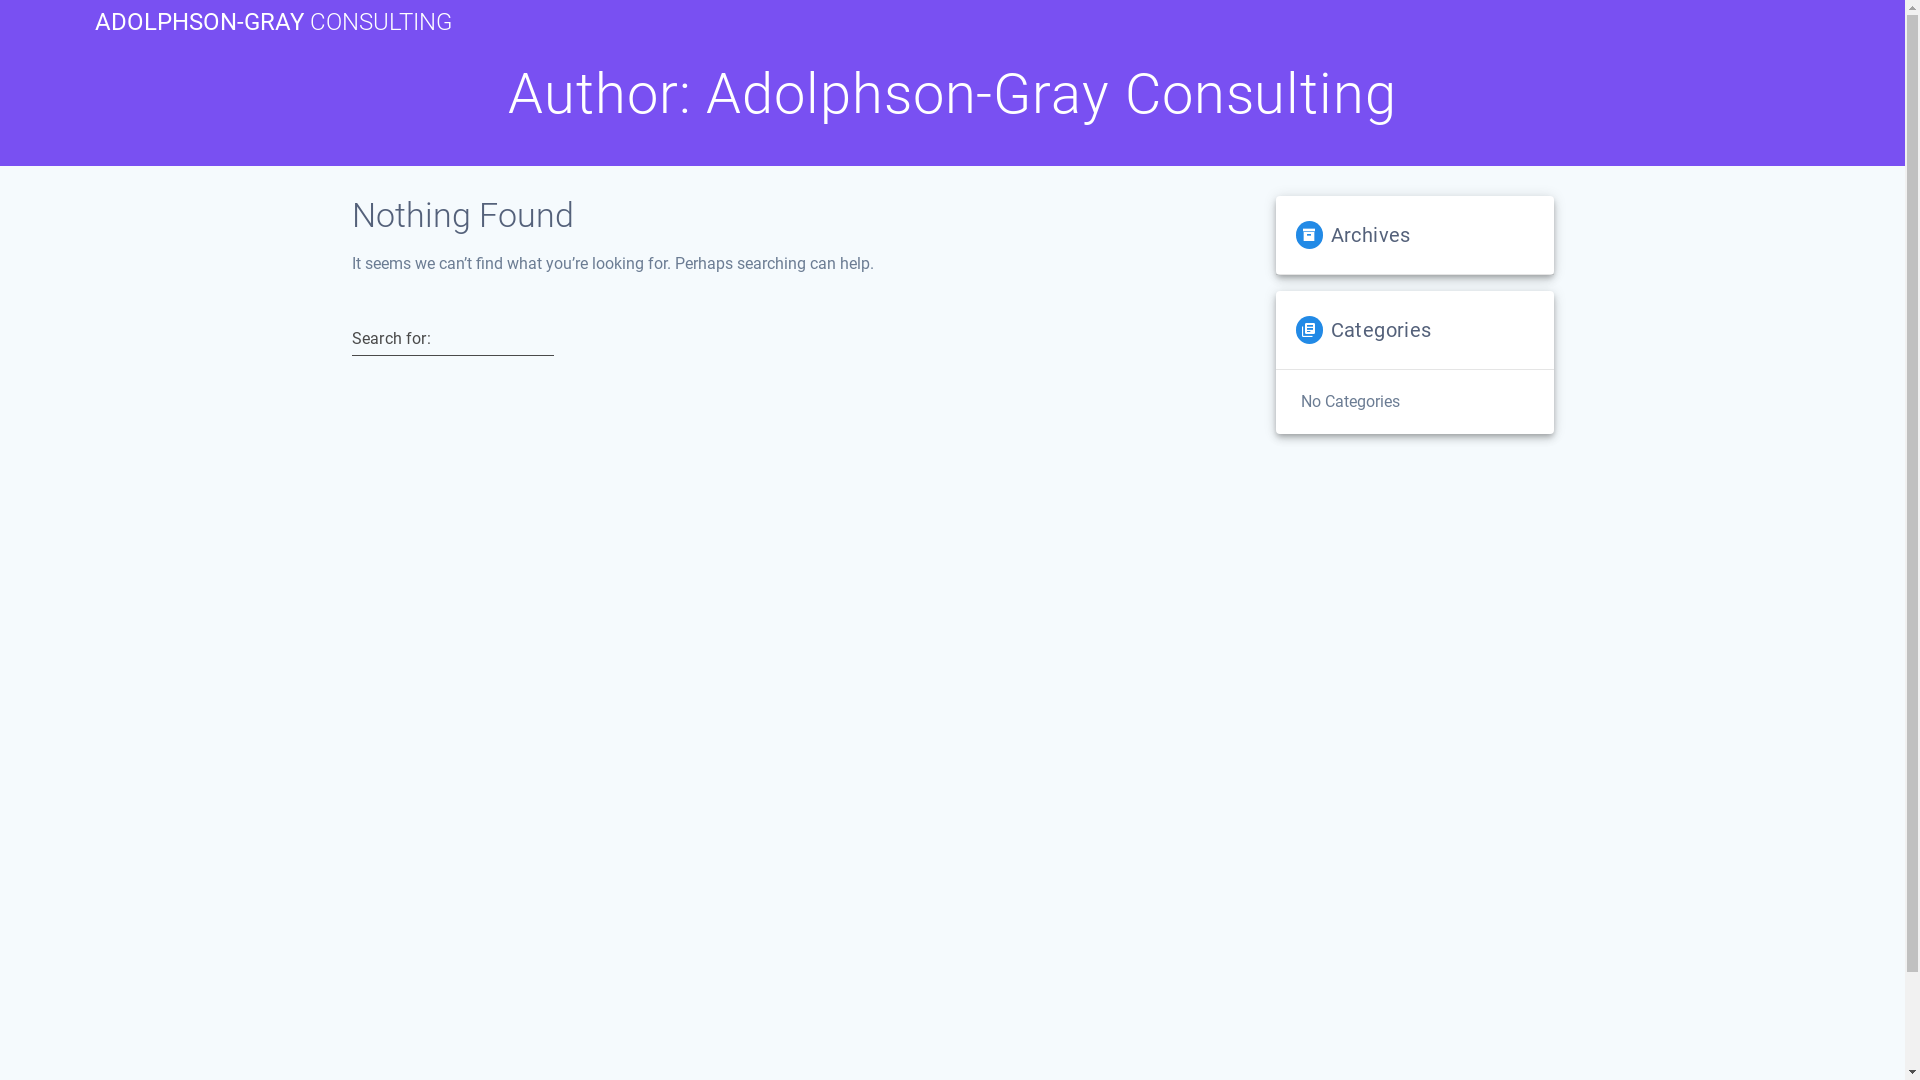  What do you see at coordinates (272, 22) in the screenshot?
I see `'ADOLPHSON-GRAY CONSULTING'` at bounding box center [272, 22].